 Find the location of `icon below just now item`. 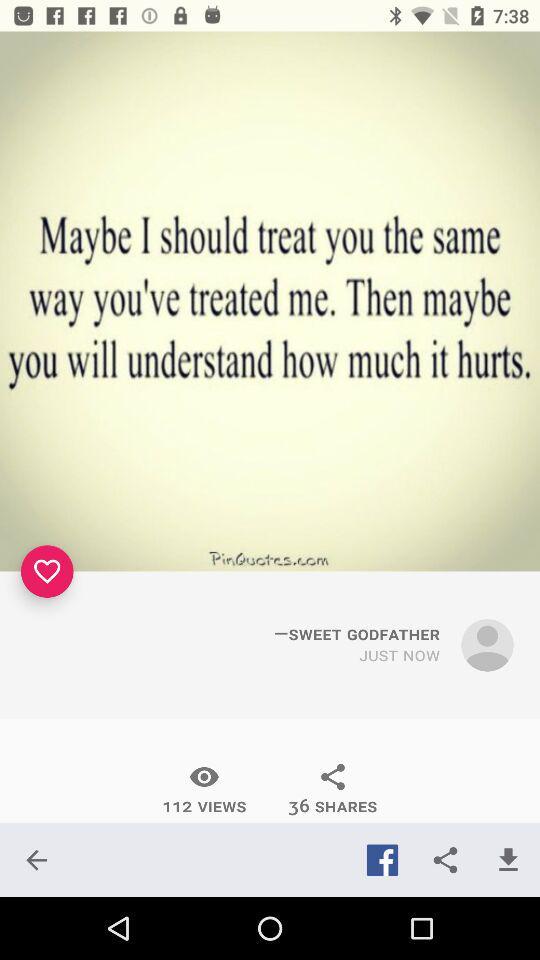

icon below just now item is located at coordinates (333, 789).